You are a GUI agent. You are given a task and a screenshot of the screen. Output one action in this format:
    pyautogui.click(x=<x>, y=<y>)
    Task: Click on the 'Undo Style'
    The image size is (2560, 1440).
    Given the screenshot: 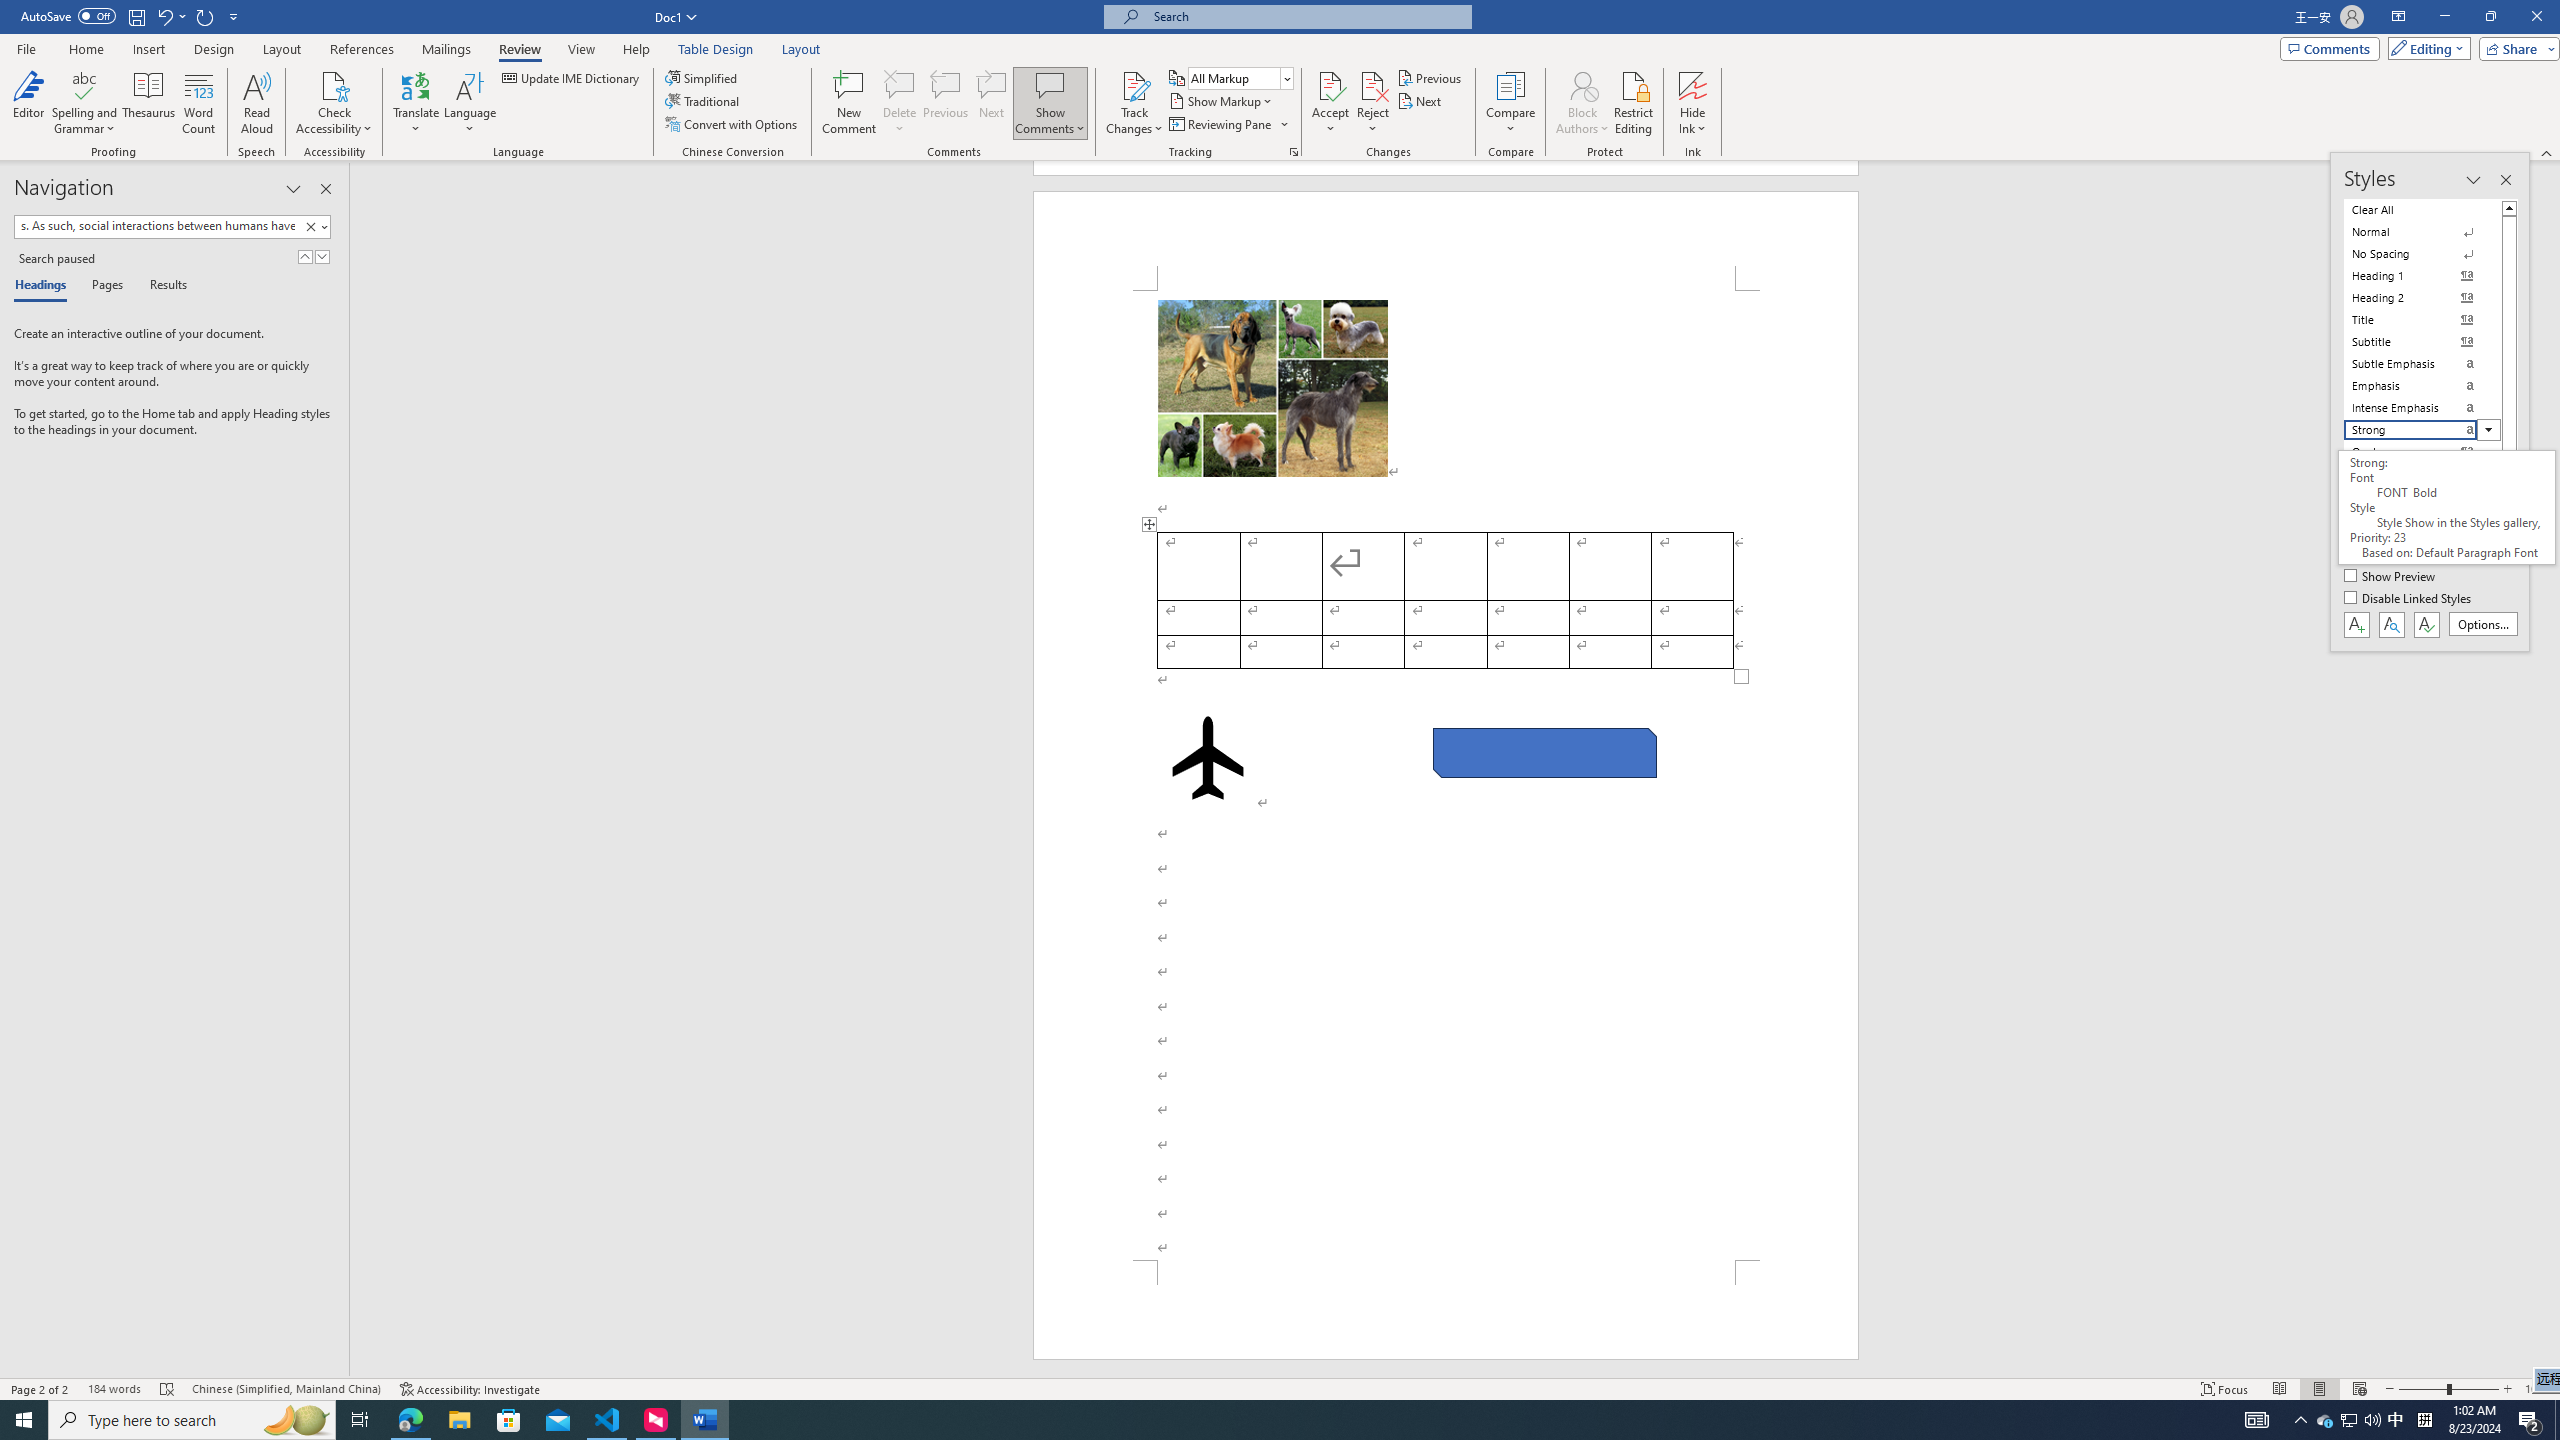 What is the action you would take?
    pyautogui.click(x=170, y=15)
    